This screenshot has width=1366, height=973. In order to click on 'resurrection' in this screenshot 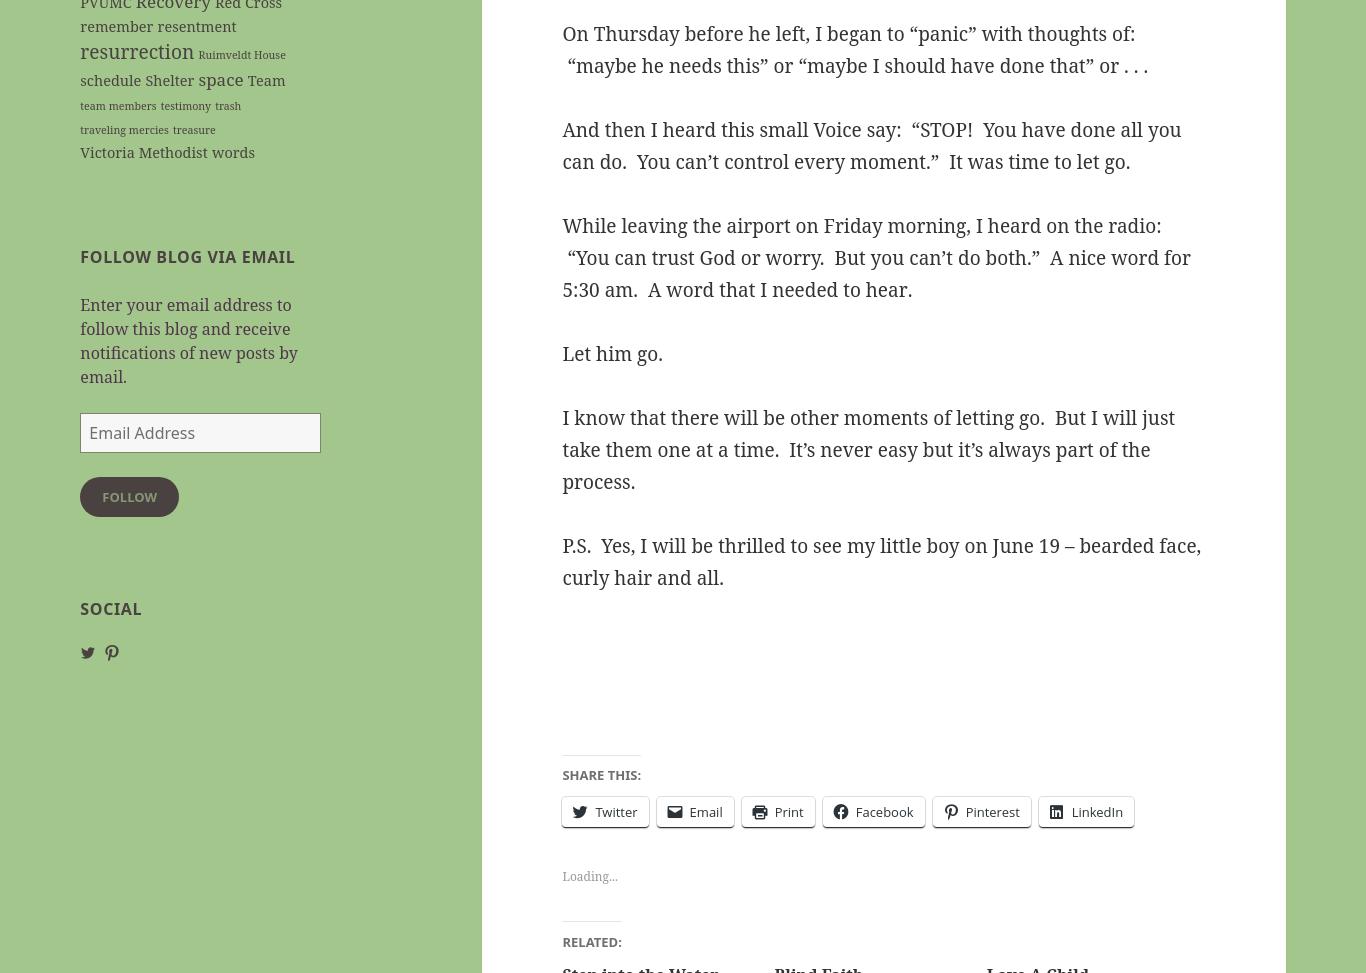, I will do `click(80, 51)`.